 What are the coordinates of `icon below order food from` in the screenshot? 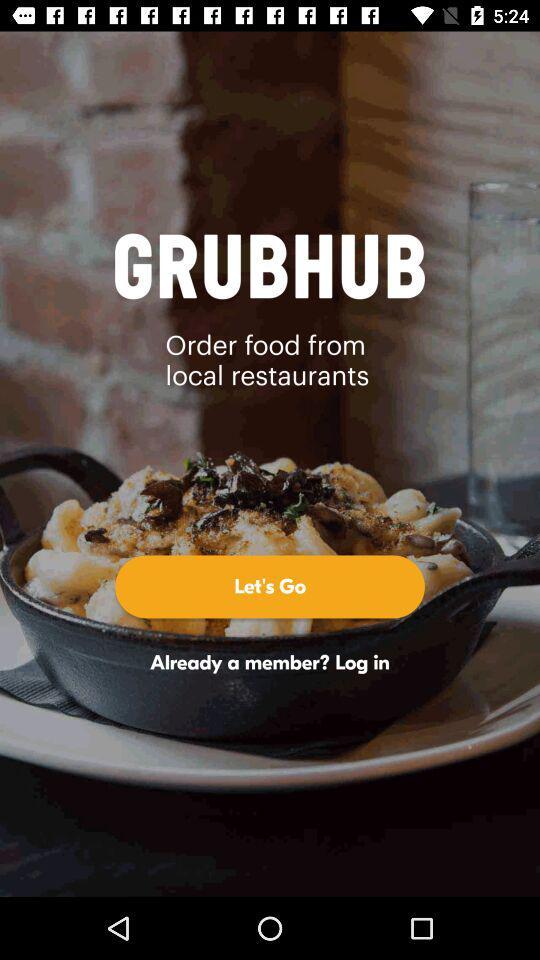 It's located at (270, 586).